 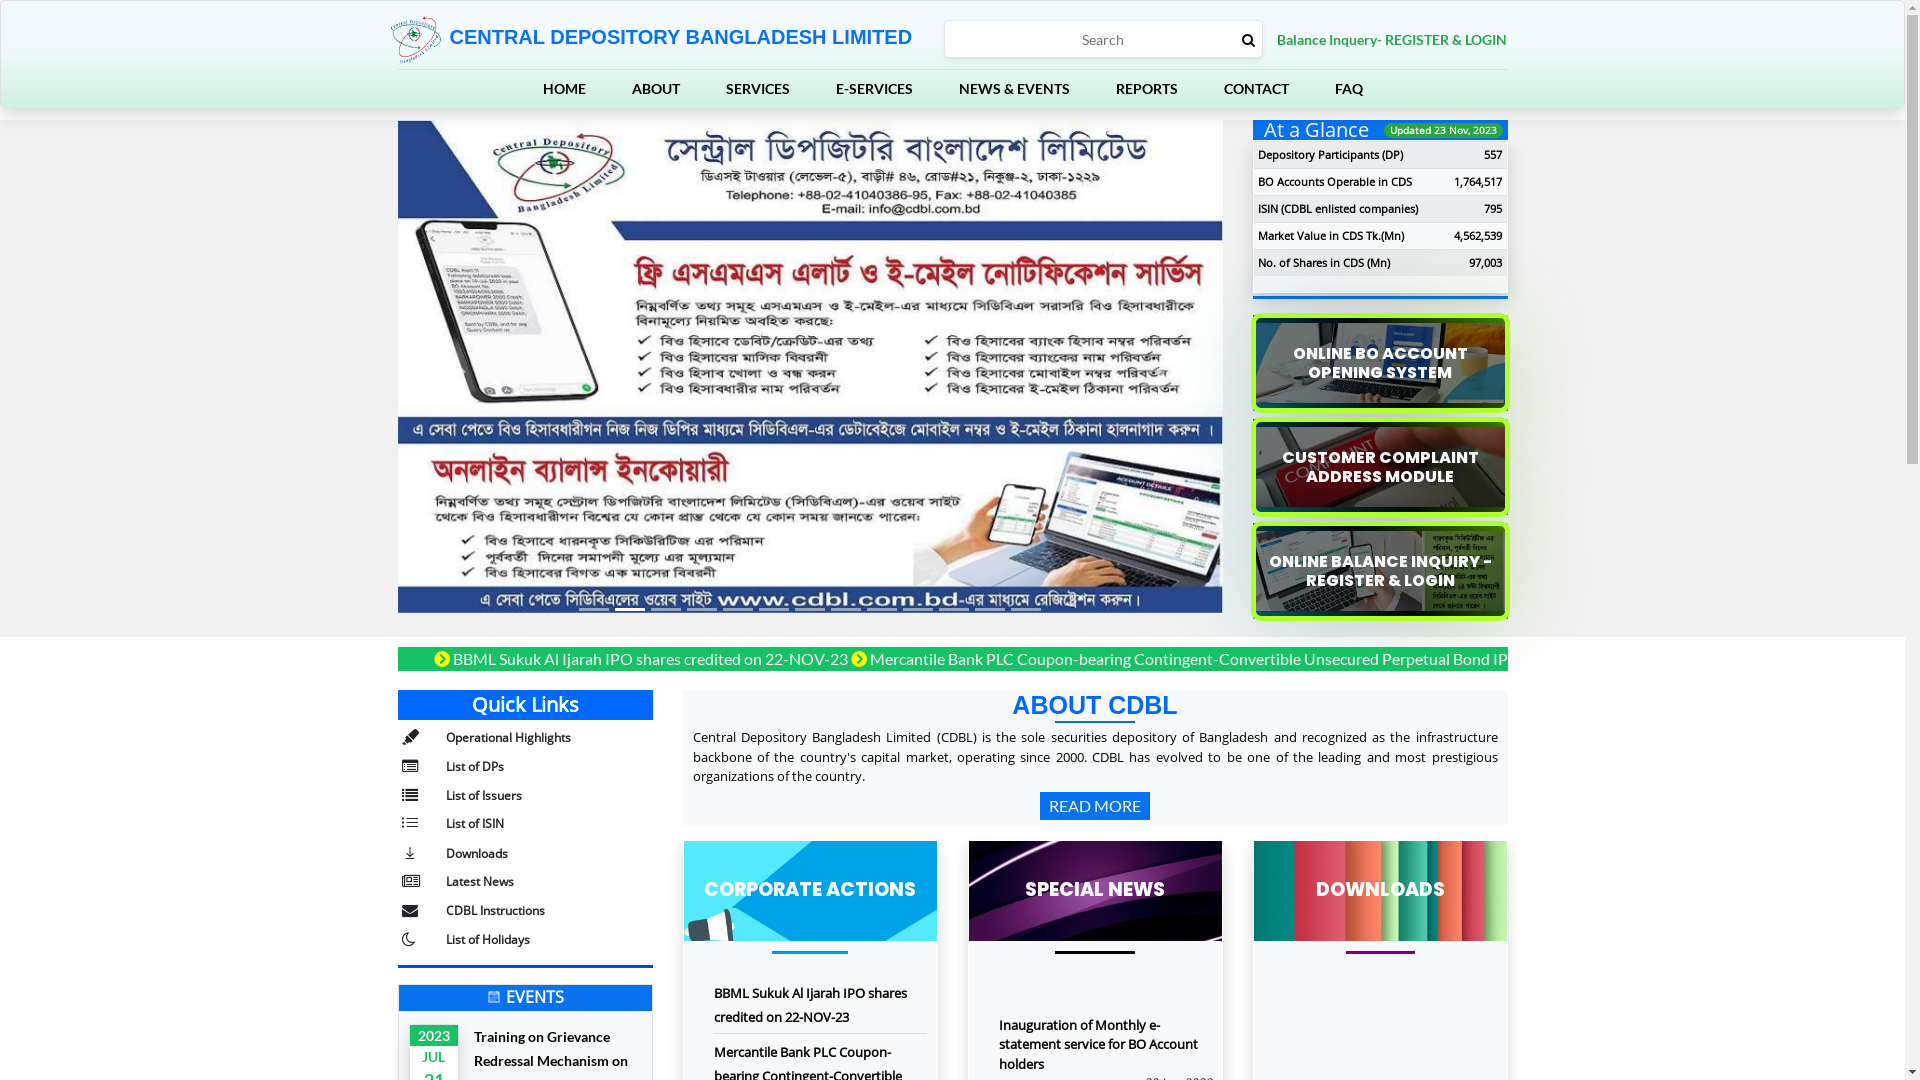 I want to click on 'List of ISIN', so click(x=474, y=823).